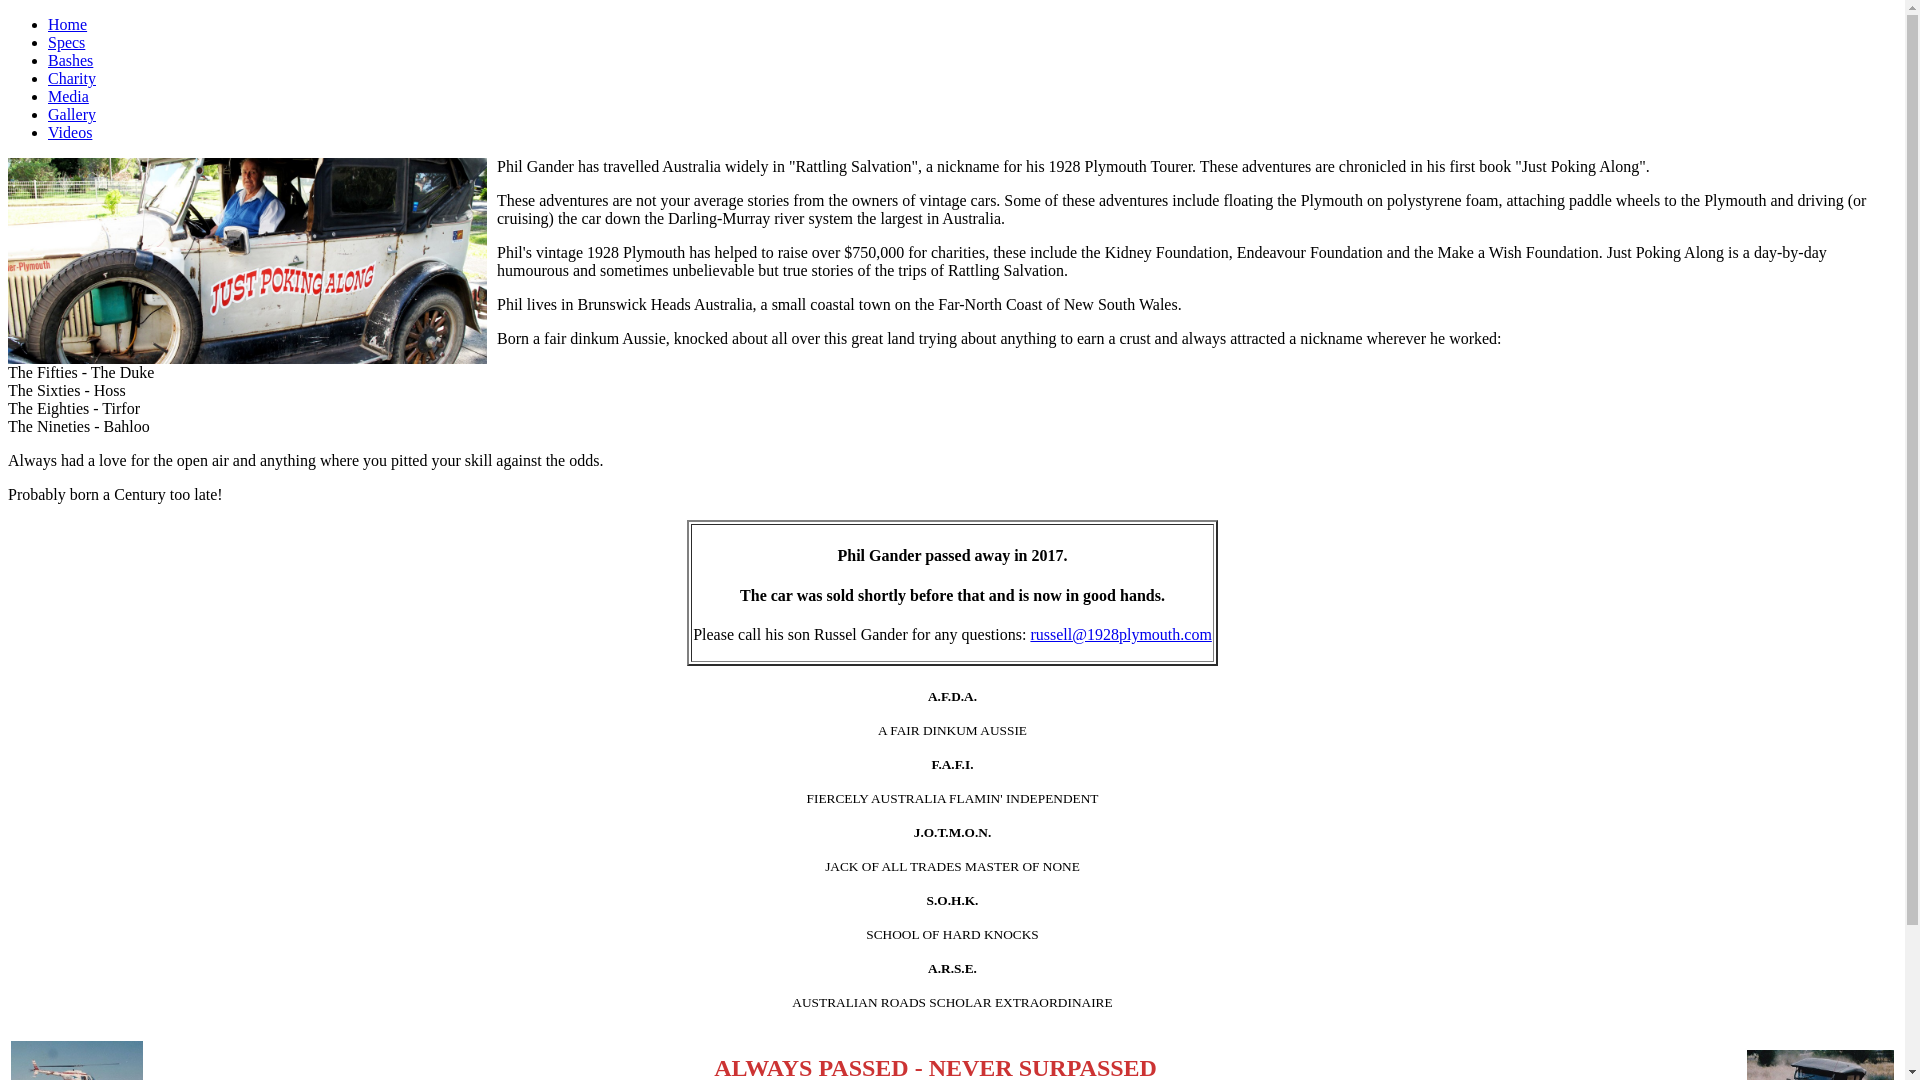  Describe the element at coordinates (72, 114) in the screenshot. I see `'Gallery'` at that location.